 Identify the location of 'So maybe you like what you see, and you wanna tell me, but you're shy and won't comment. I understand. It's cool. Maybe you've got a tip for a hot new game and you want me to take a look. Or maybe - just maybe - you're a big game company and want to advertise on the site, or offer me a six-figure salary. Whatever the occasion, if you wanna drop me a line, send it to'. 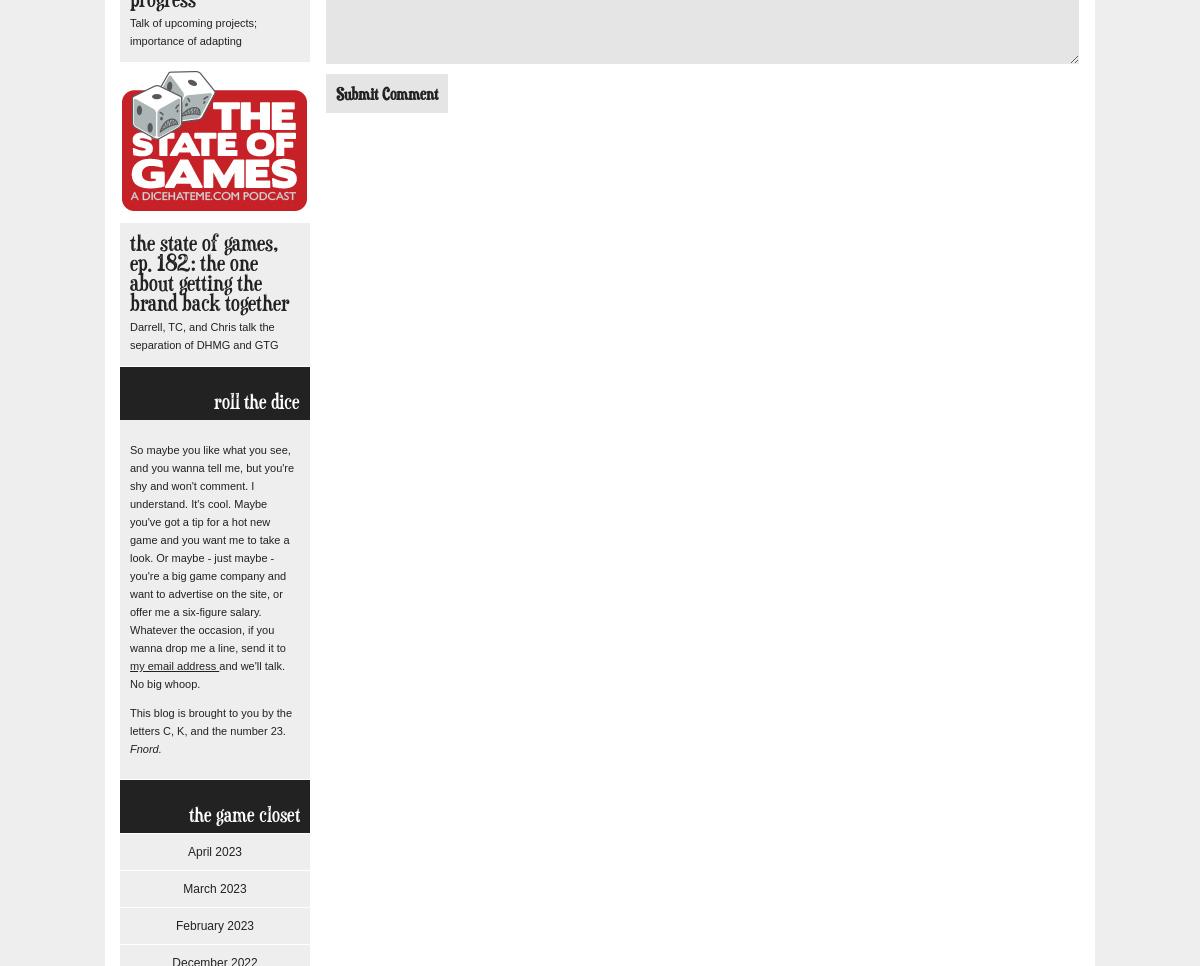
(211, 548).